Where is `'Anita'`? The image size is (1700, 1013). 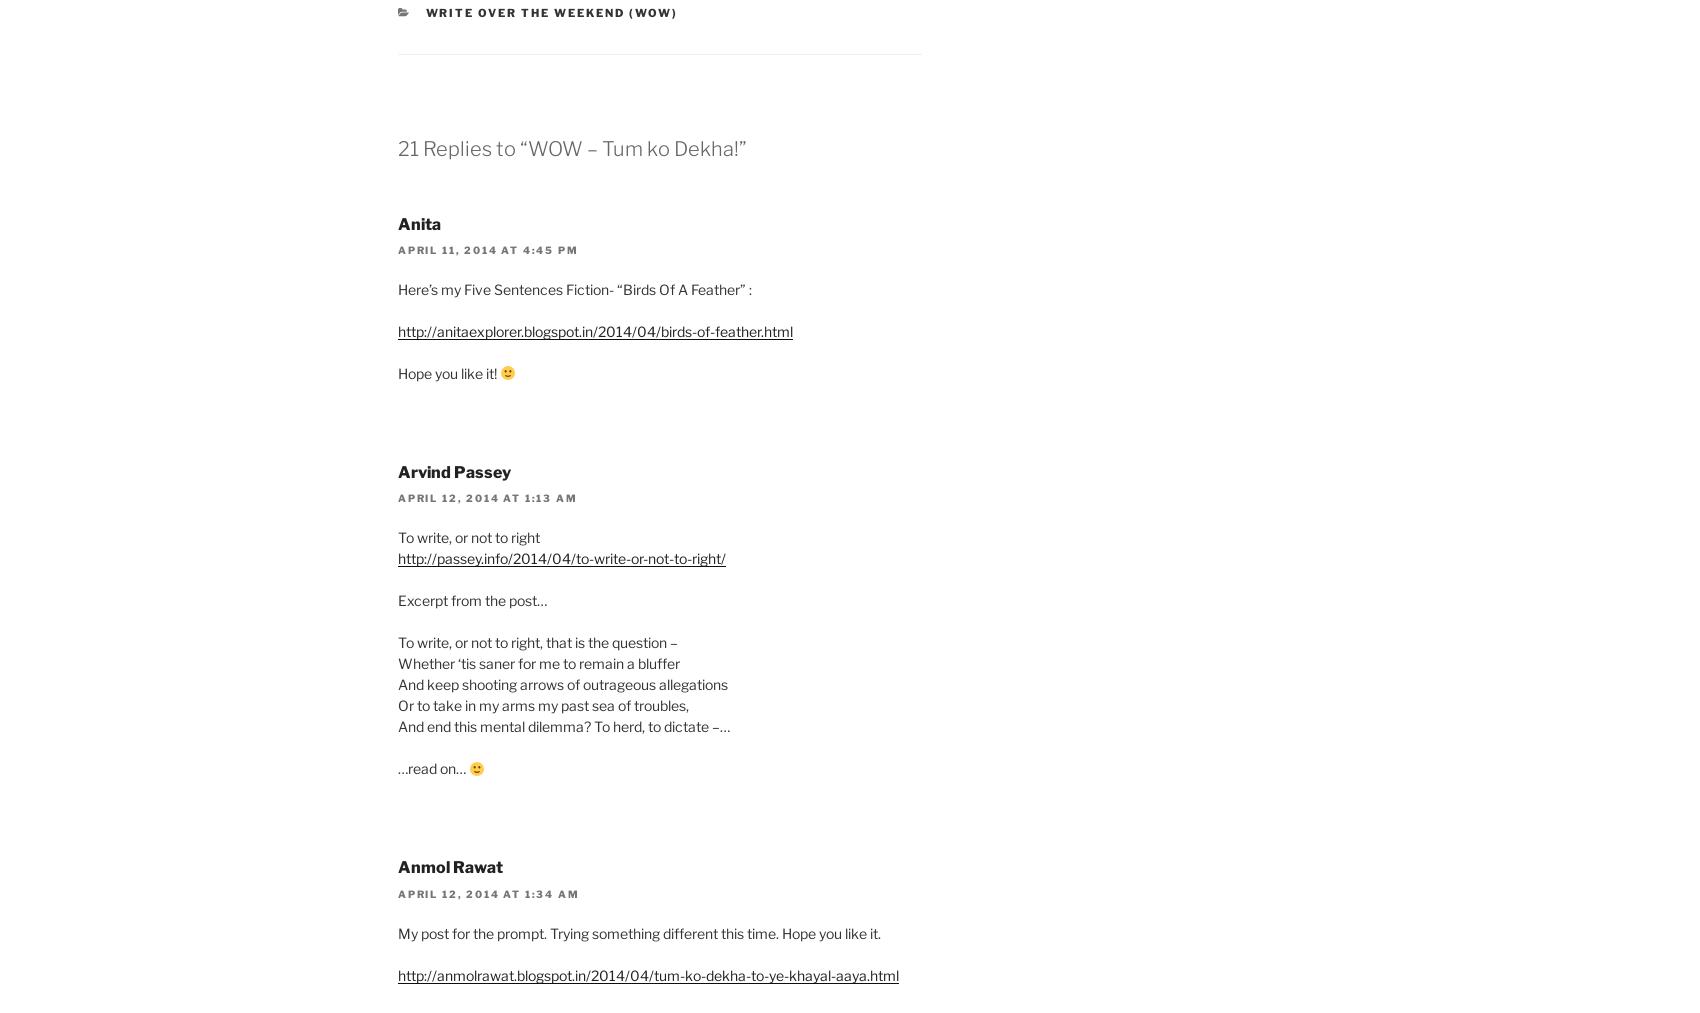 'Anita' is located at coordinates (418, 222).